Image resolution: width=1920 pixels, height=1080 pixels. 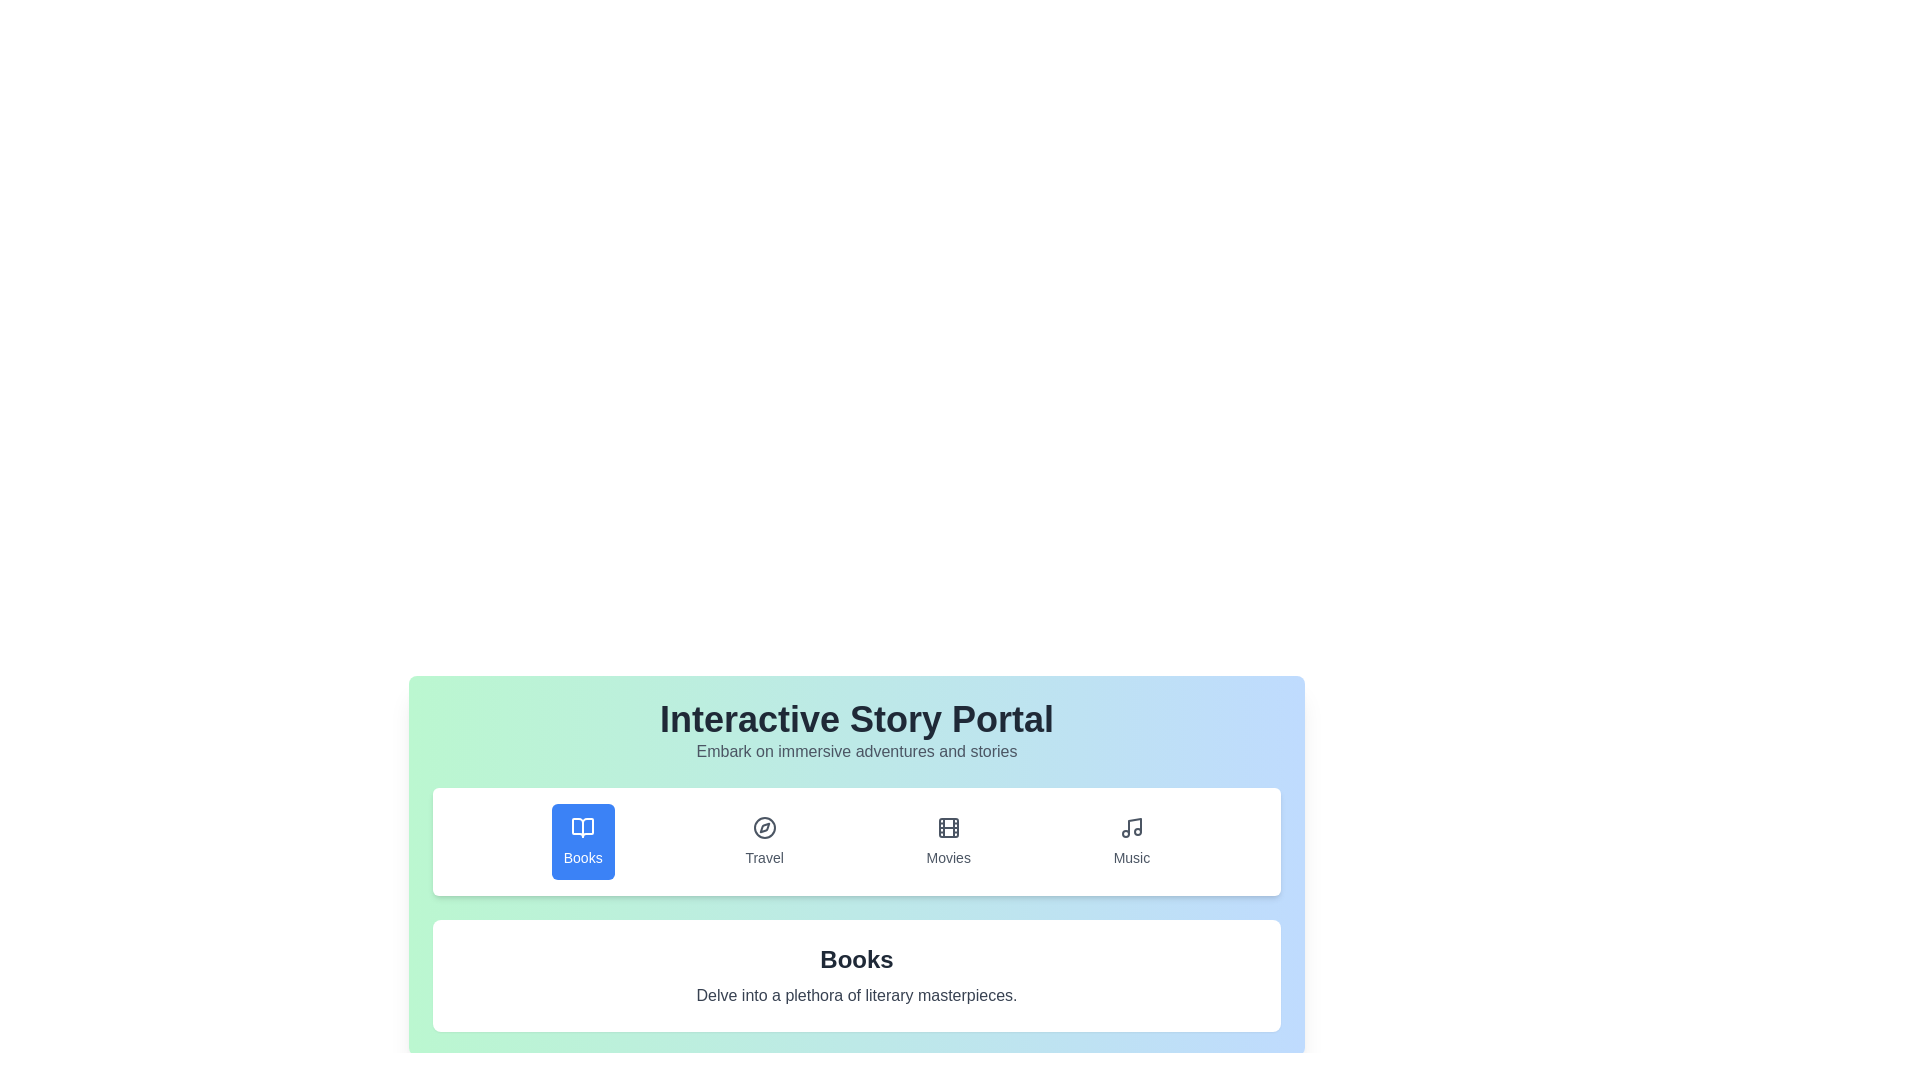 What do you see at coordinates (1132, 828) in the screenshot?
I see `the SVG musical note icon, which visually represents the 'Music' button located on the rightmost side of the options under the 'Interactive Story Portal' header` at bounding box center [1132, 828].